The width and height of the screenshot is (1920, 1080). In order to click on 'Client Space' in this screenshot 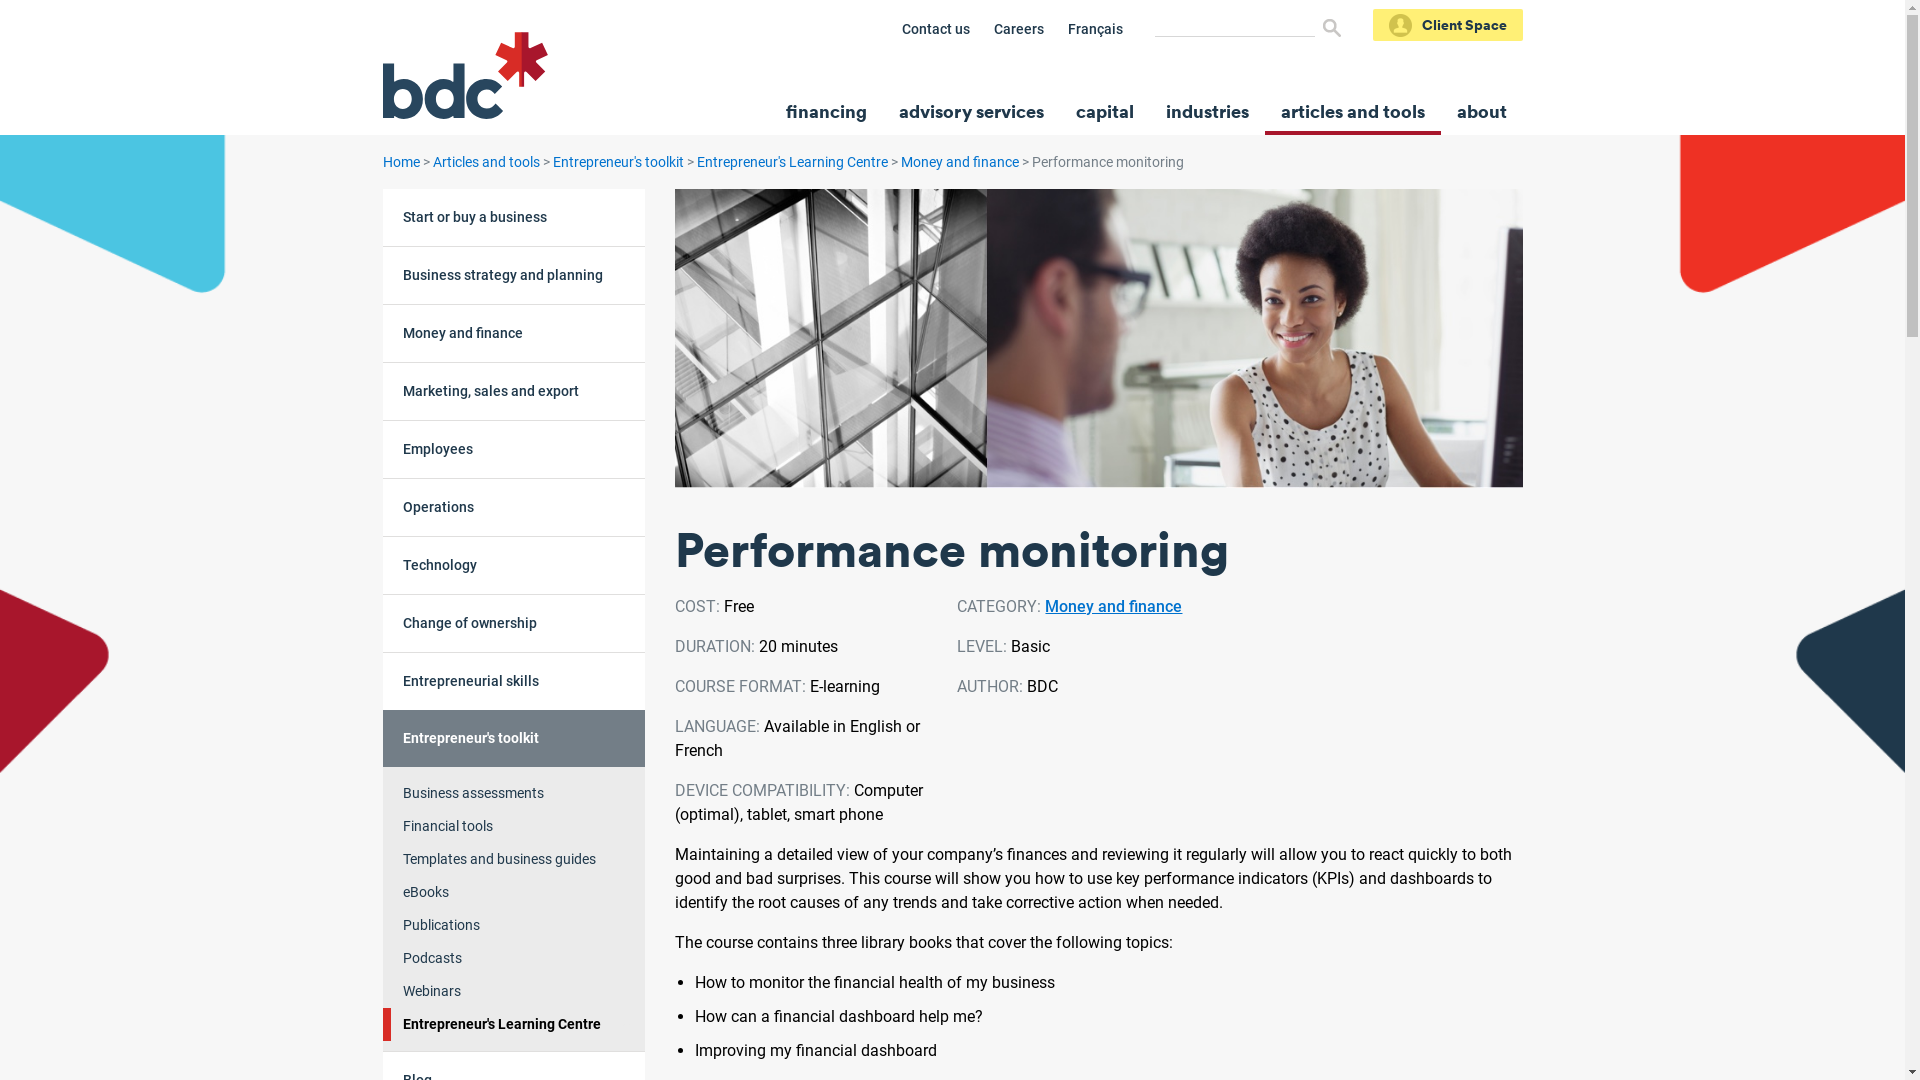, I will do `click(1446, 24)`.